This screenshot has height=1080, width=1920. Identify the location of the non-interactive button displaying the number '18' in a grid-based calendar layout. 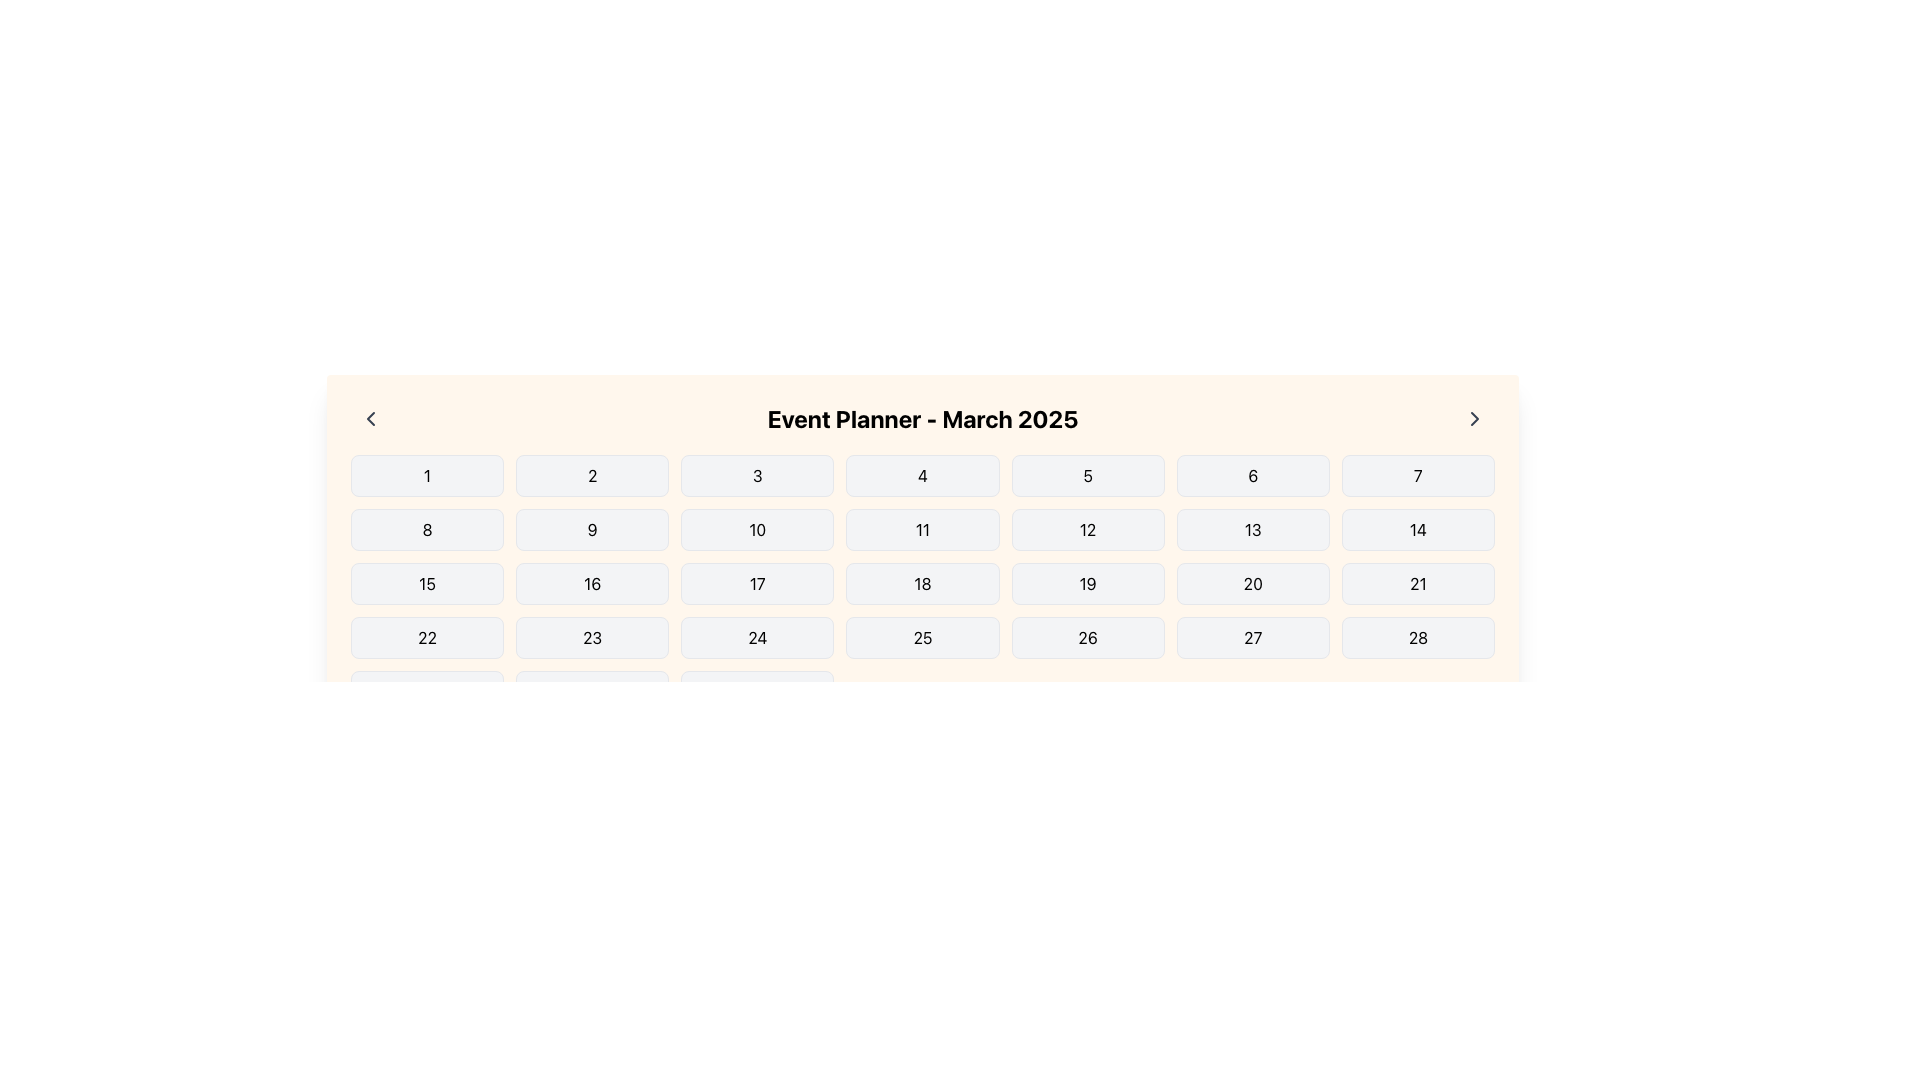
(921, 583).